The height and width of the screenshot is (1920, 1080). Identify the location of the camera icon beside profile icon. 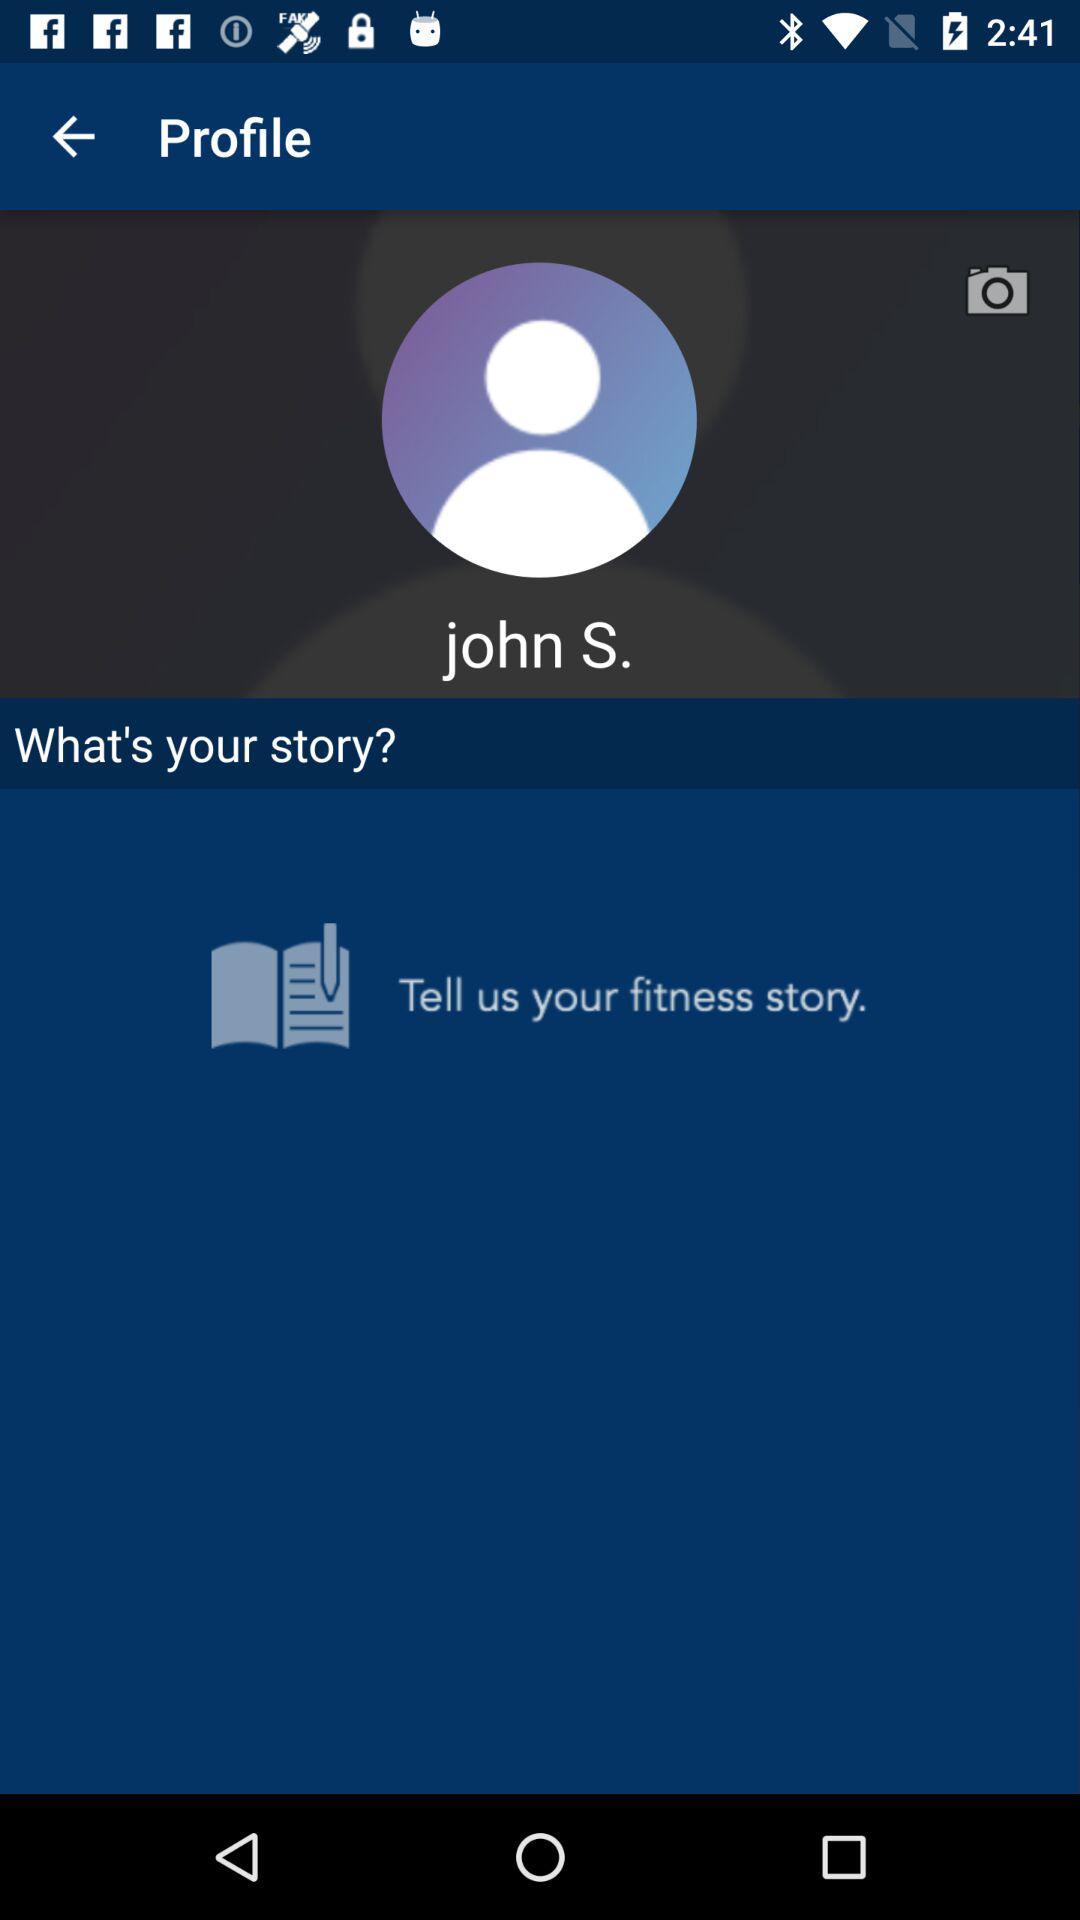
(998, 291).